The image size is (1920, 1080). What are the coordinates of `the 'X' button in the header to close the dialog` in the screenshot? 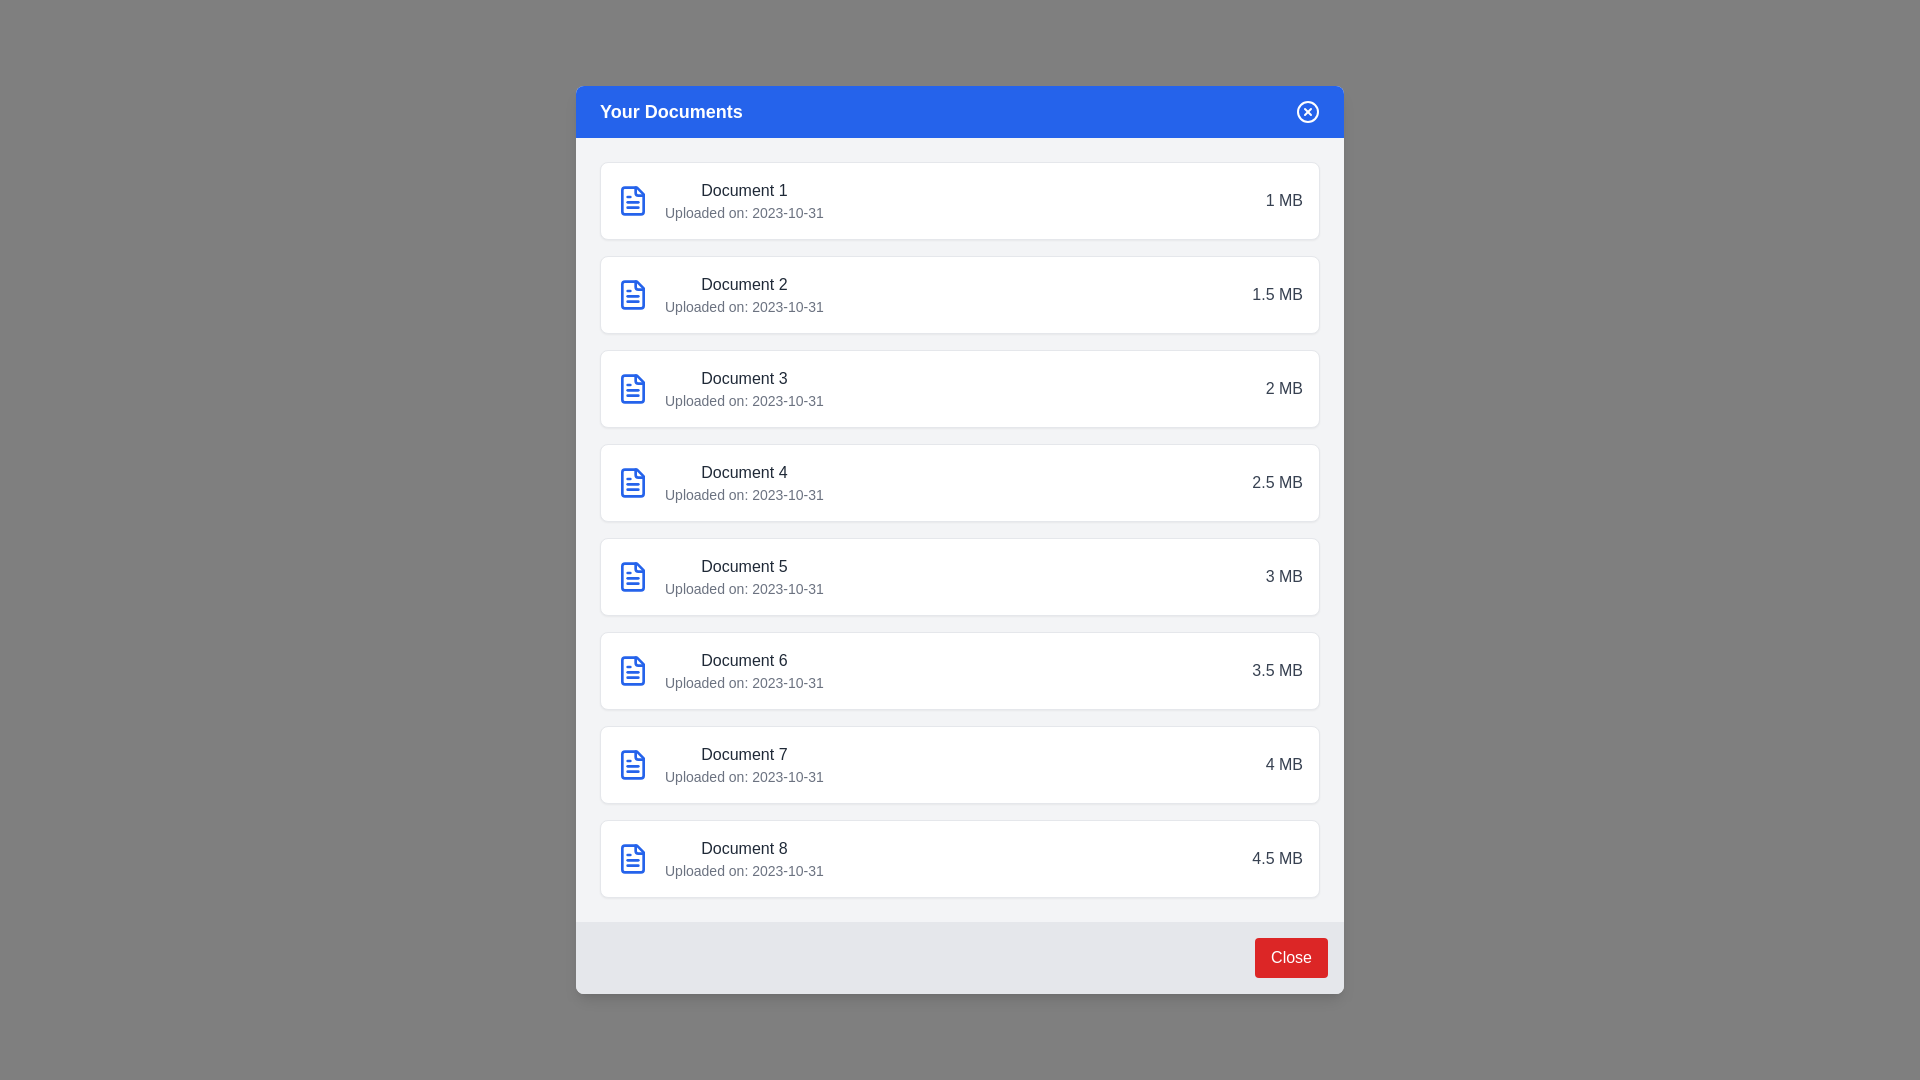 It's located at (1308, 111).